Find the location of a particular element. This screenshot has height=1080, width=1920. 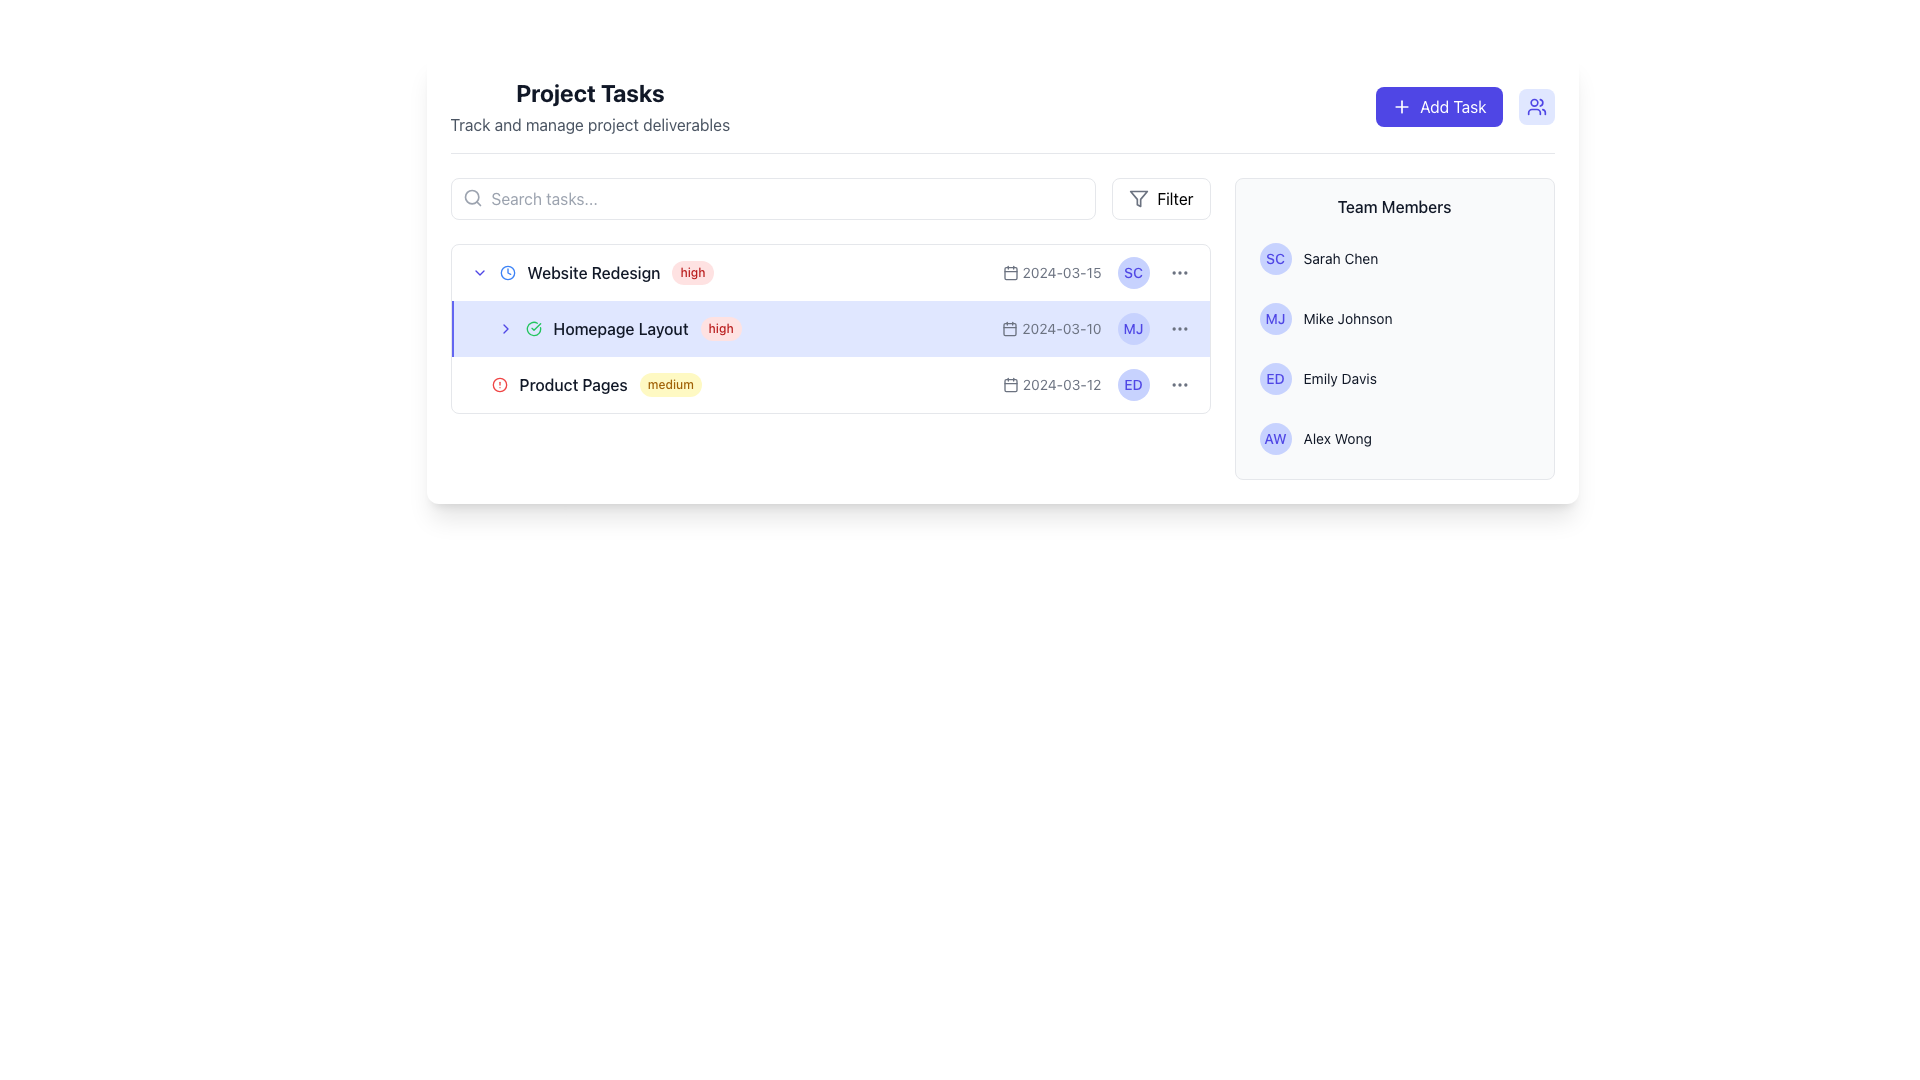

a user entry in the list of team members is located at coordinates (1393, 347).